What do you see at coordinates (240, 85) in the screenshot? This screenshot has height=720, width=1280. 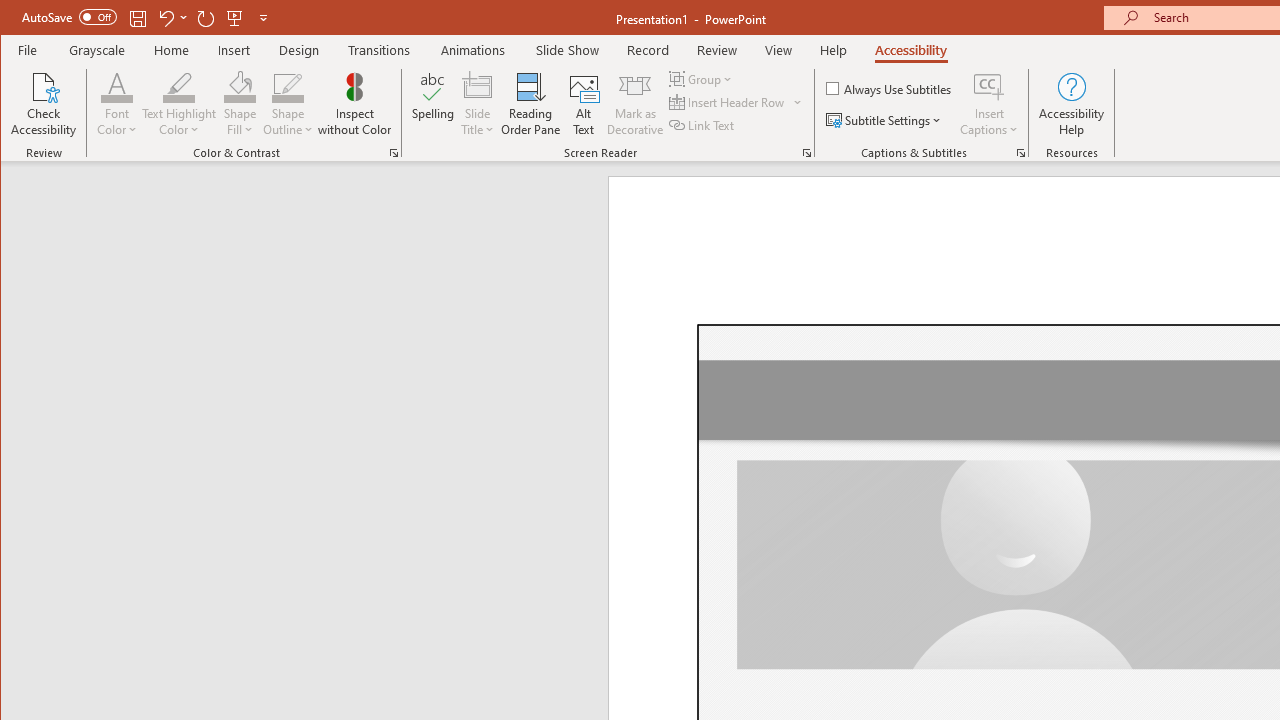 I see `'Shape Fill Orange, Accent 2'` at bounding box center [240, 85].